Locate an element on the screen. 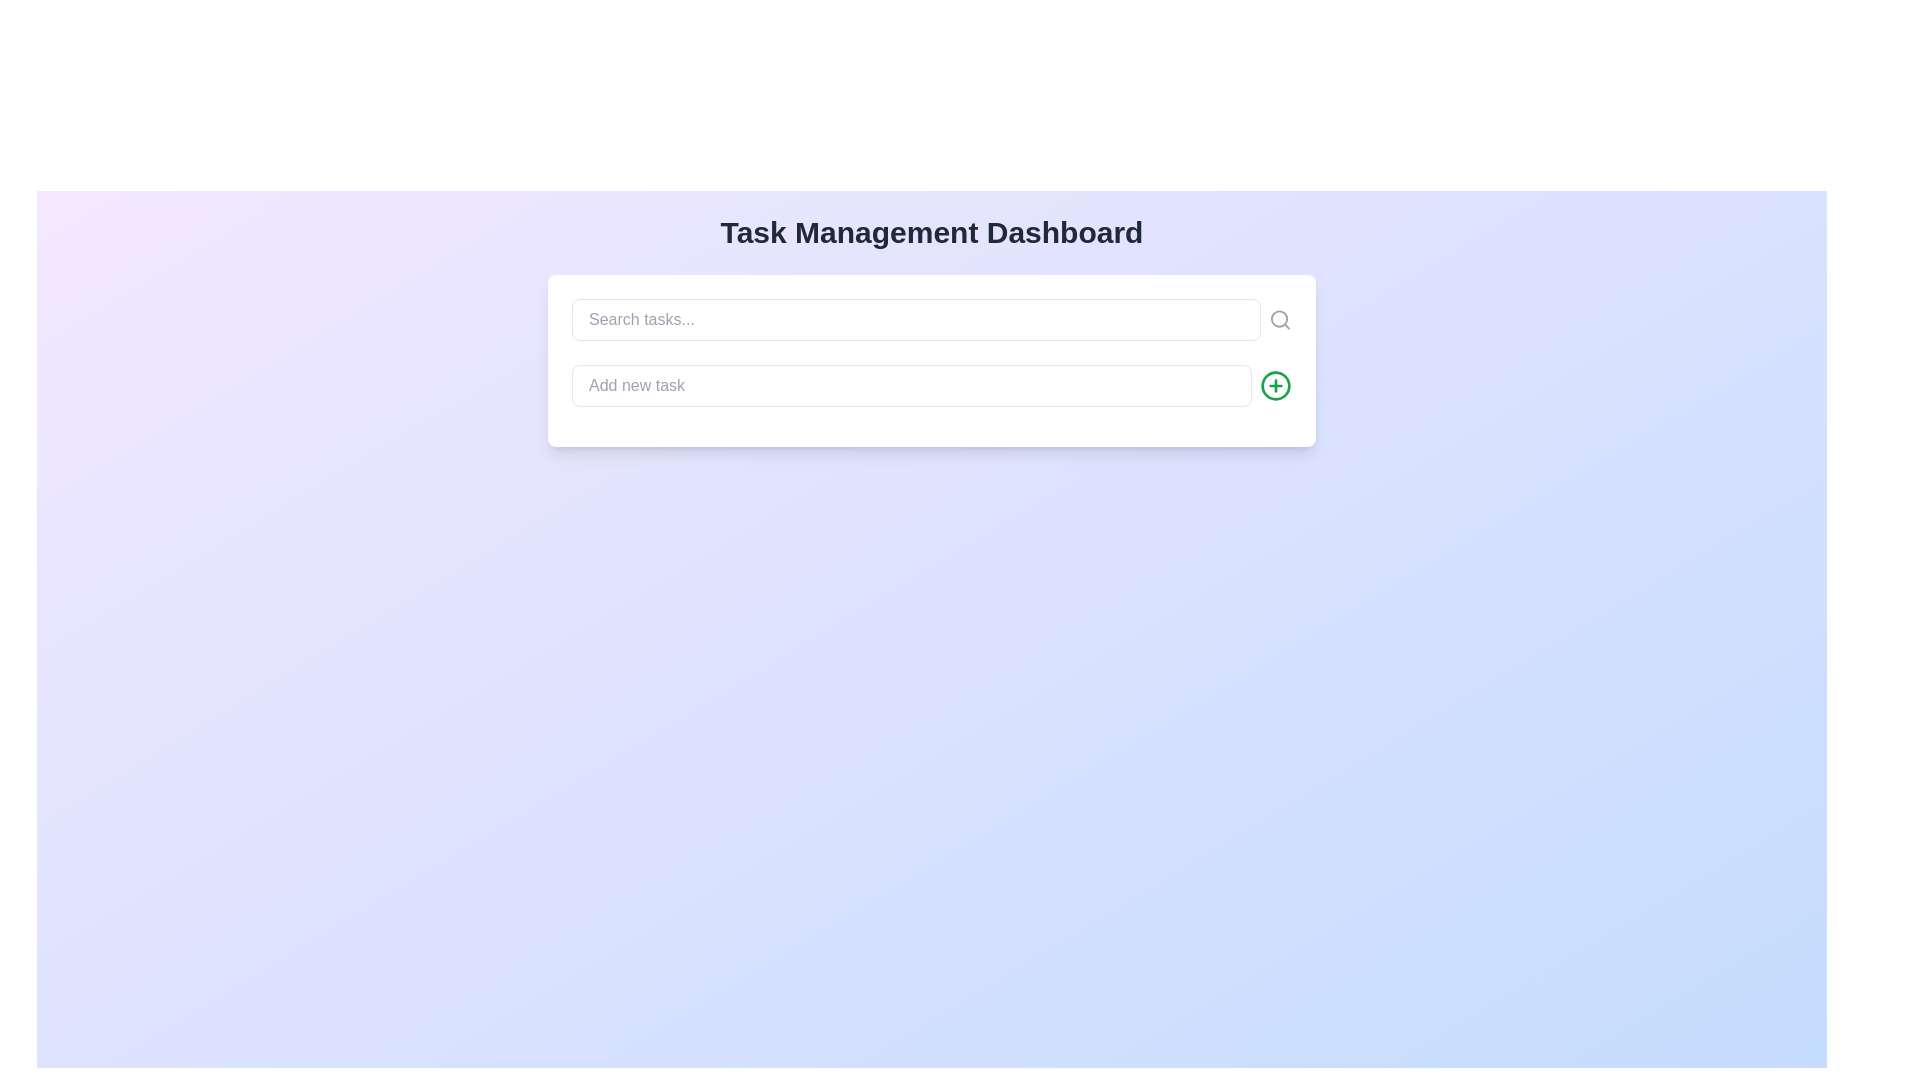 The width and height of the screenshot is (1920, 1080). the text input field within the search bar located in the white rectangular card for accessibility is located at coordinates (930, 319).